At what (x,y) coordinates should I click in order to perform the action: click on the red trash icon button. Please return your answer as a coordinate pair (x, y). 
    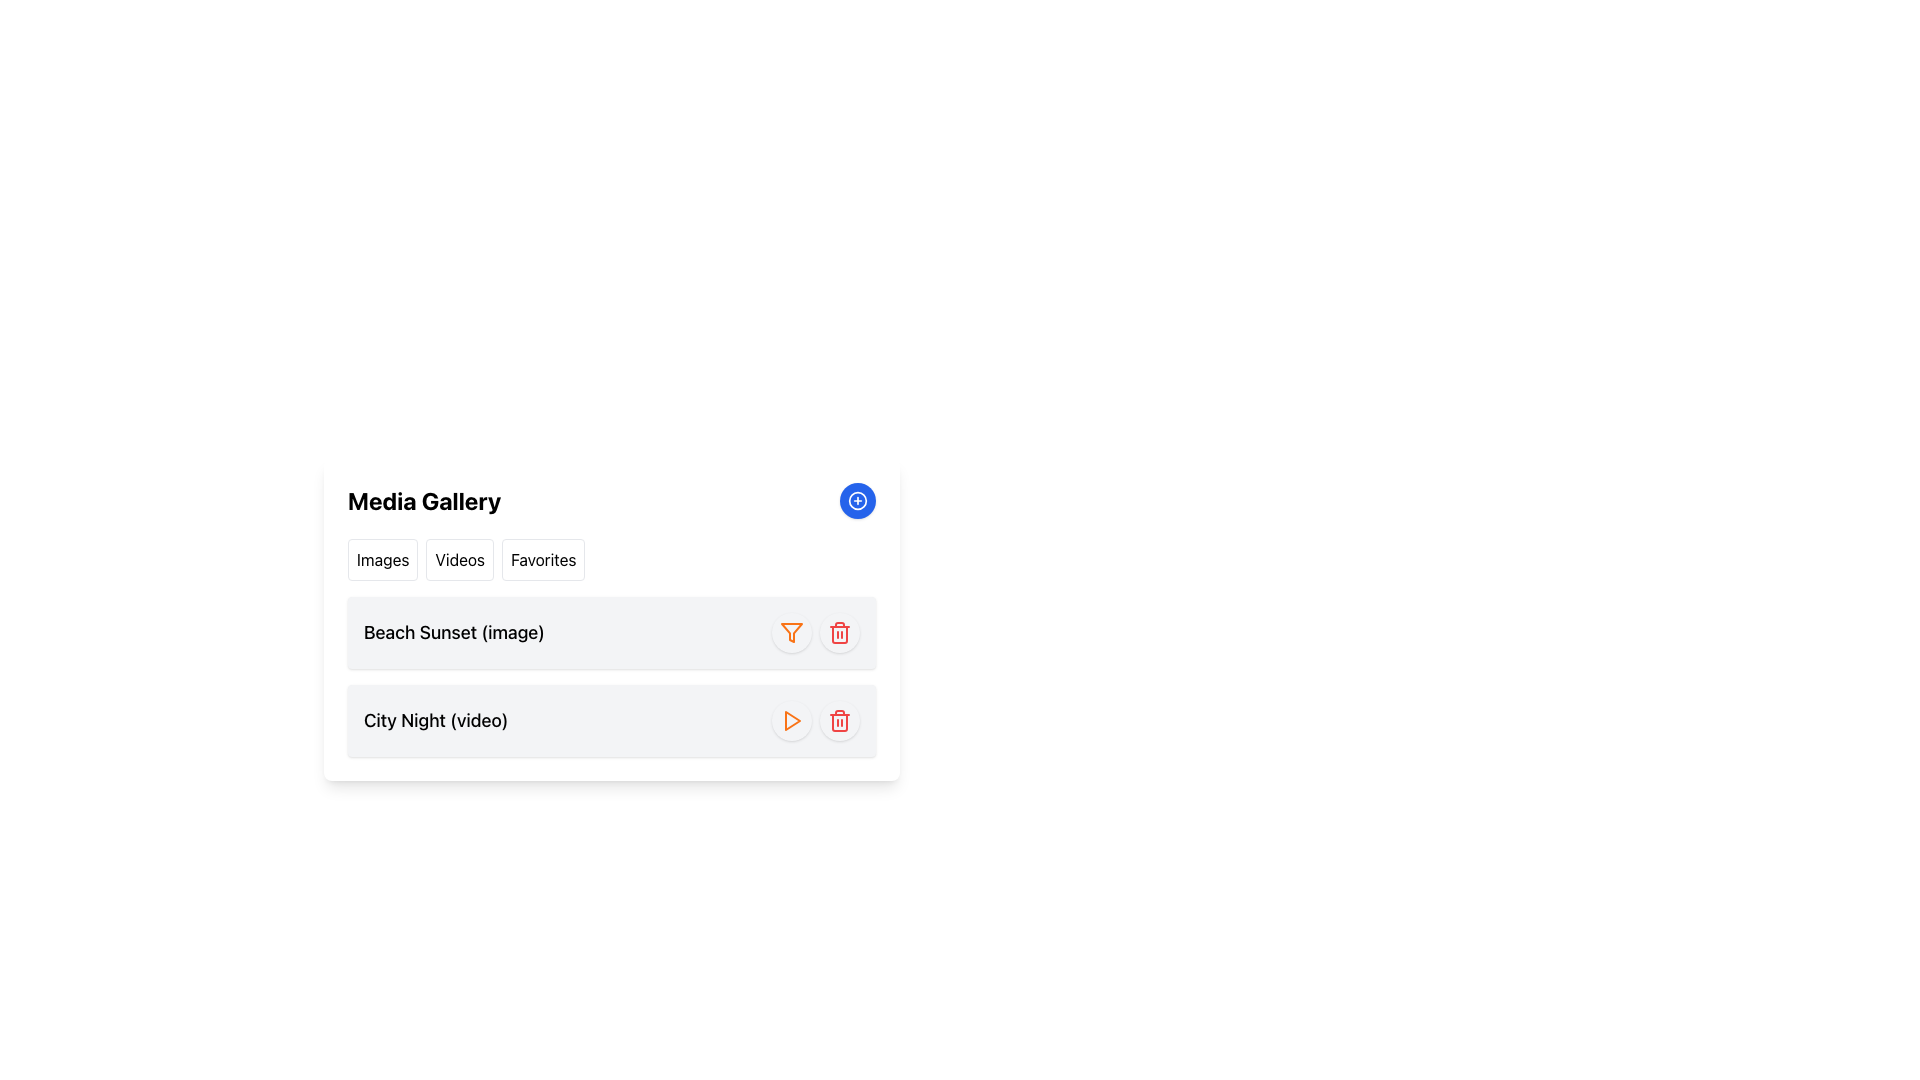
    Looking at the image, I should click on (840, 721).